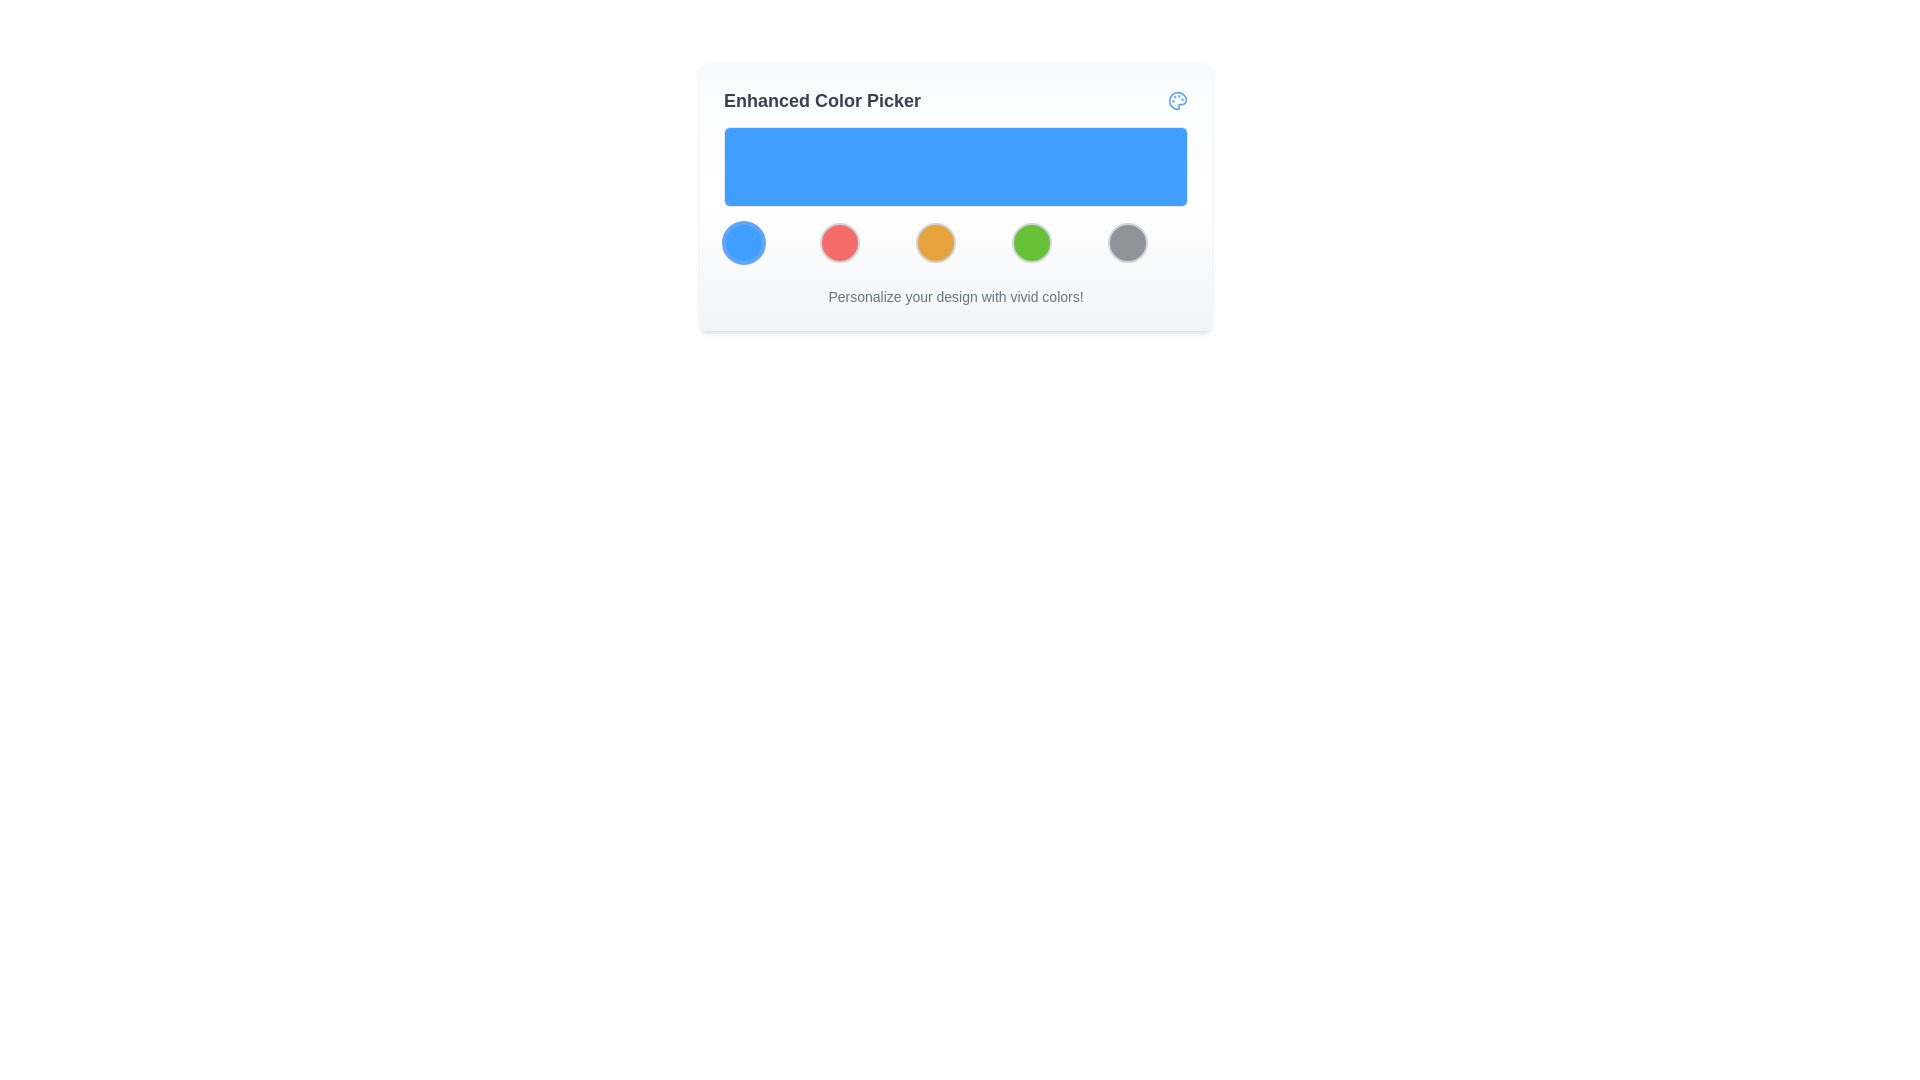 This screenshot has height=1080, width=1920. I want to click on the circular button with a soft red background and light-gray border, located below the 'Enhanced Color Picker' and to the right of the blue circular button, so click(840, 242).